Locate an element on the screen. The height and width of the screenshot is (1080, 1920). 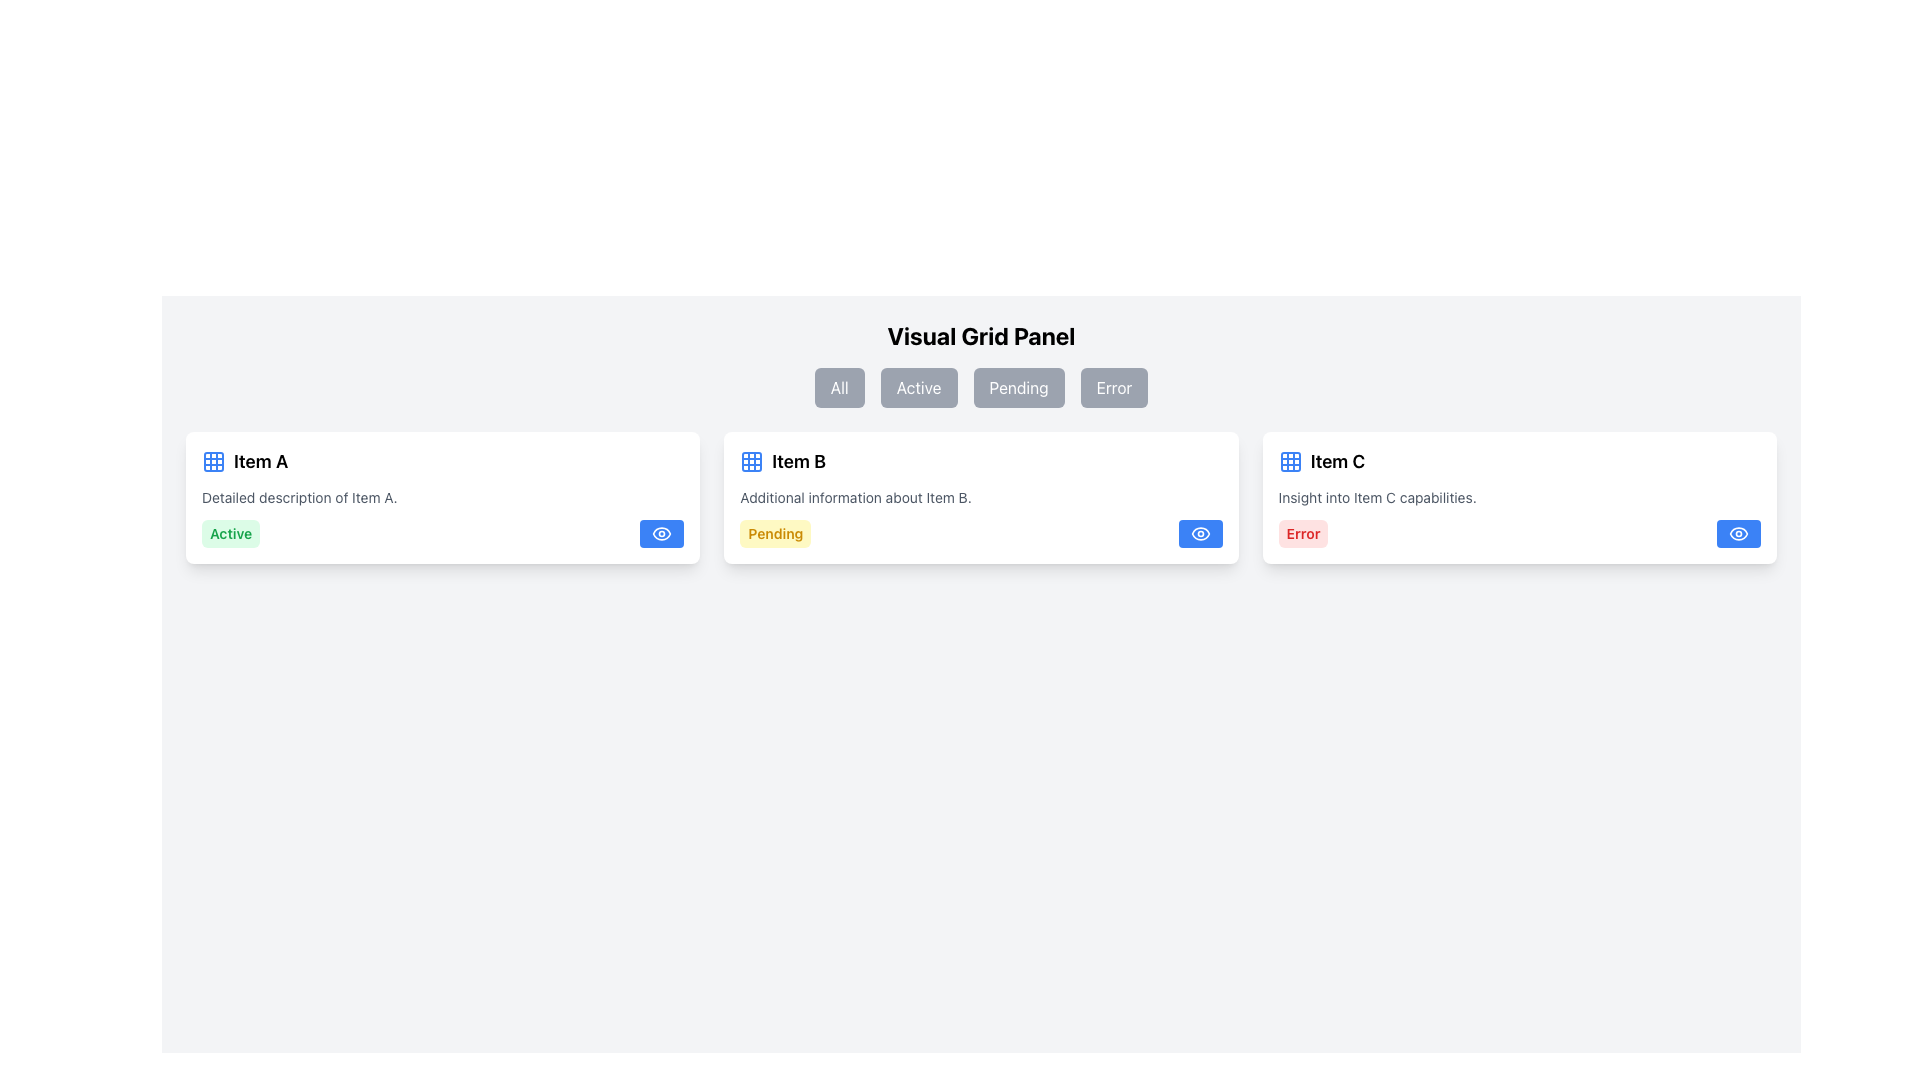
the text snippet displaying 'Detailed description of Item A.' which is located beneath the title 'Item A' in the card layout is located at coordinates (298, 496).